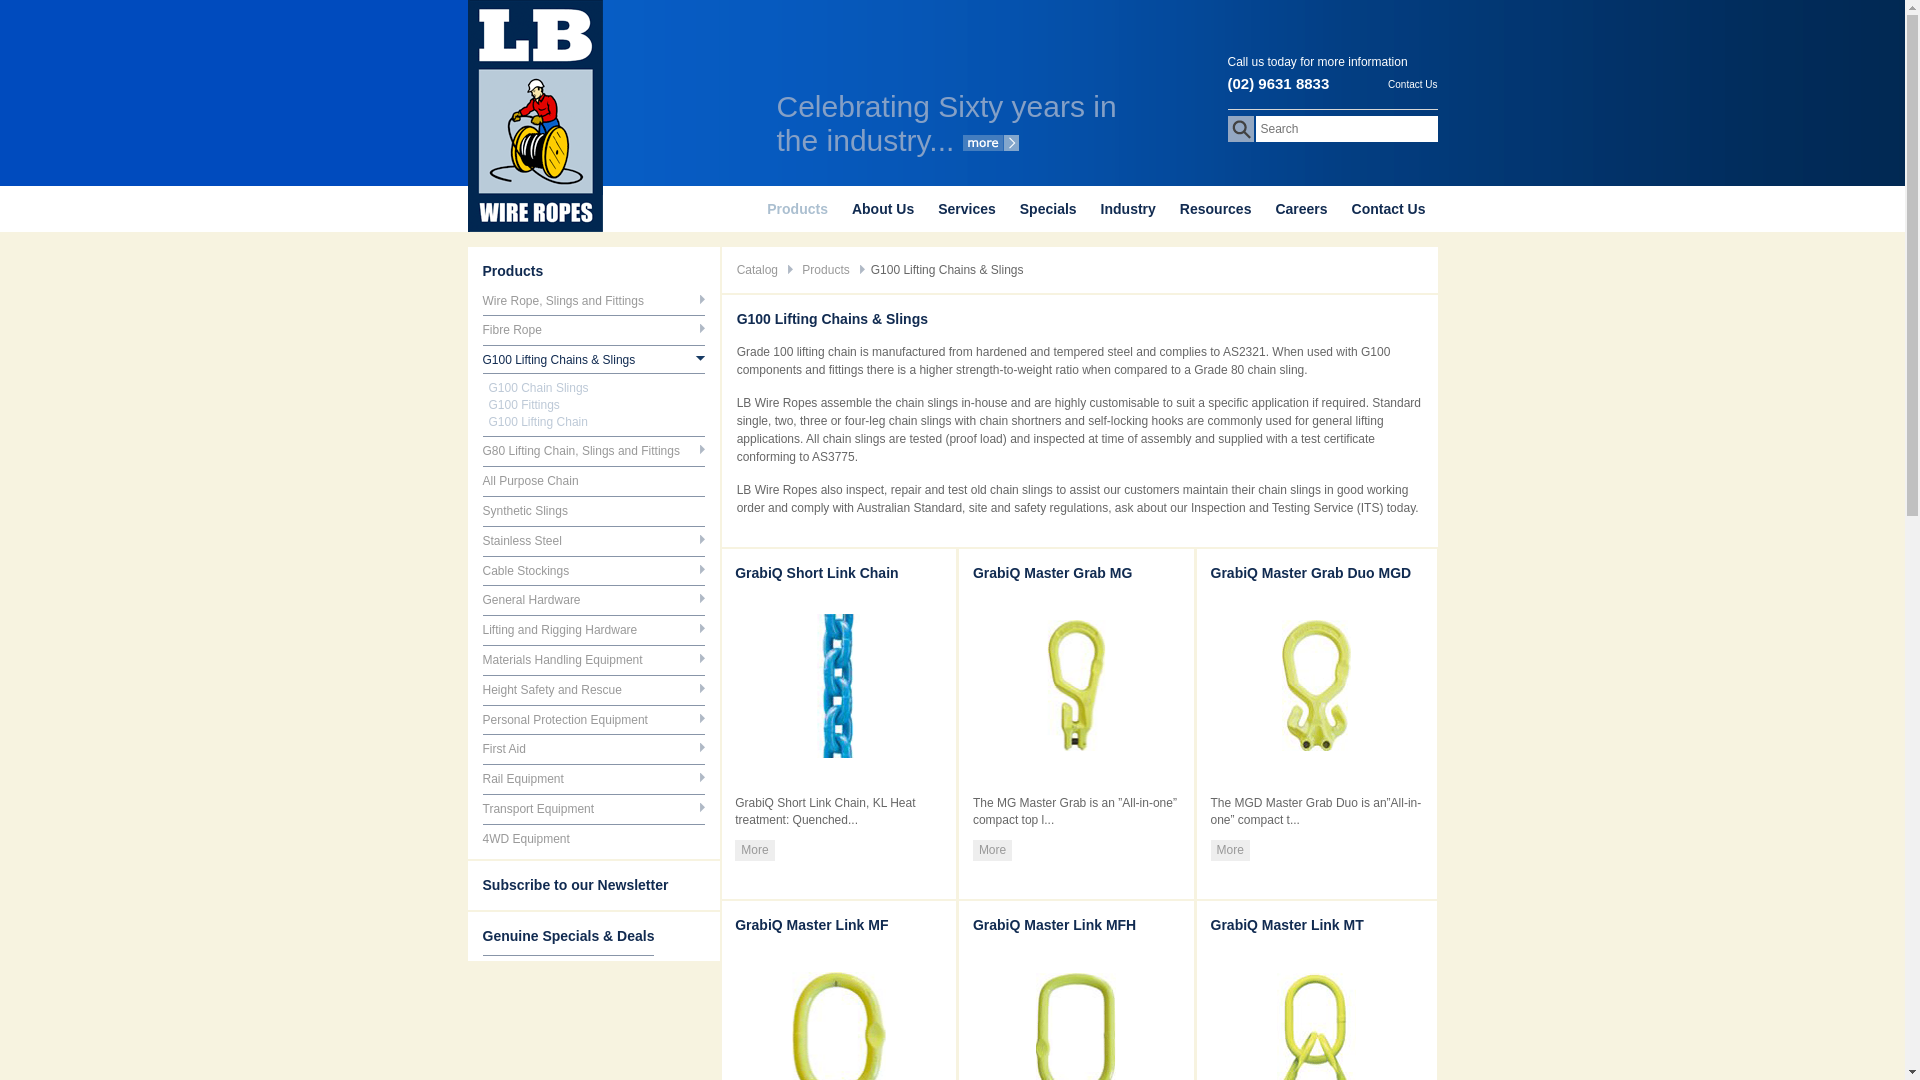 This screenshot has width=1920, height=1080. What do you see at coordinates (524, 509) in the screenshot?
I see `'Synthetic Slings'` at bounding box center [524, 509].